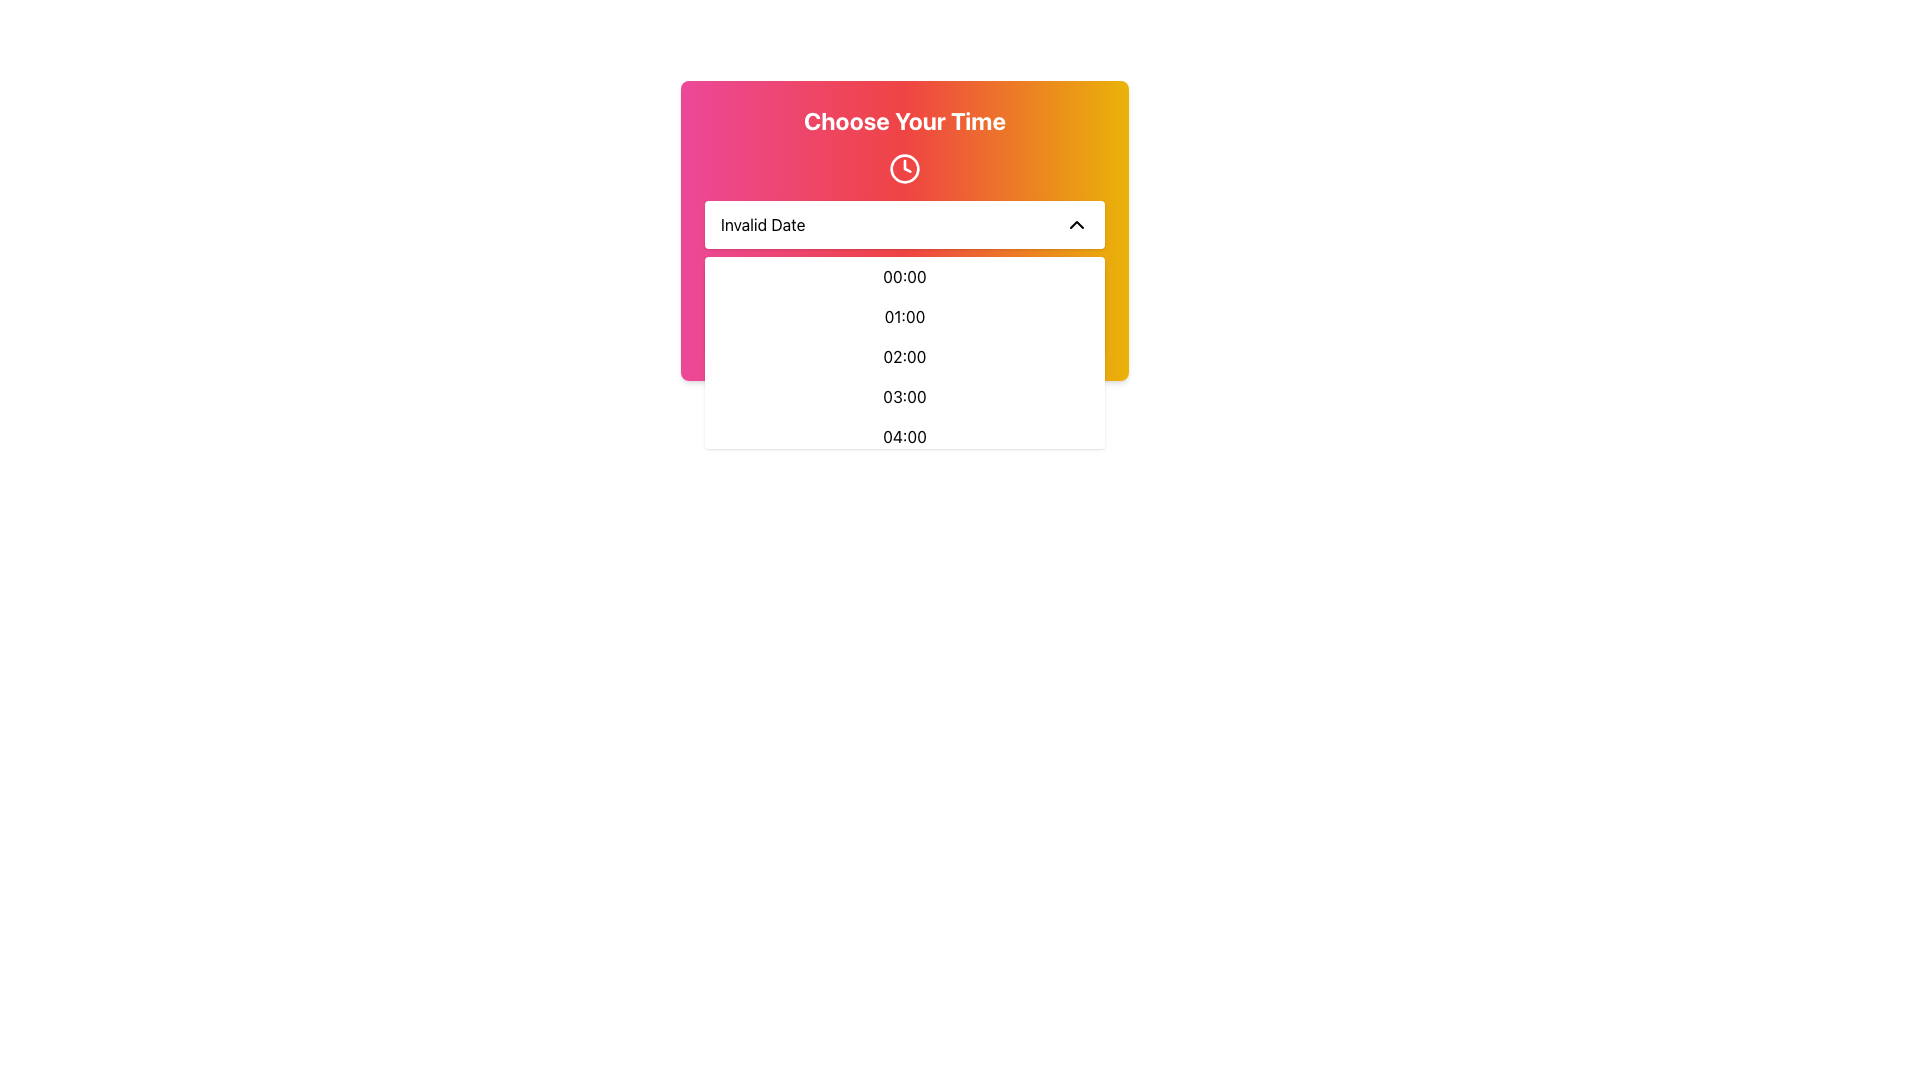 Image resolution: width=1920 pixels, height=1080 pixels. Describe the element at coordinates (904, 435) in the screenshot. I see `the interactive list item displaying '04:00'` at that location.